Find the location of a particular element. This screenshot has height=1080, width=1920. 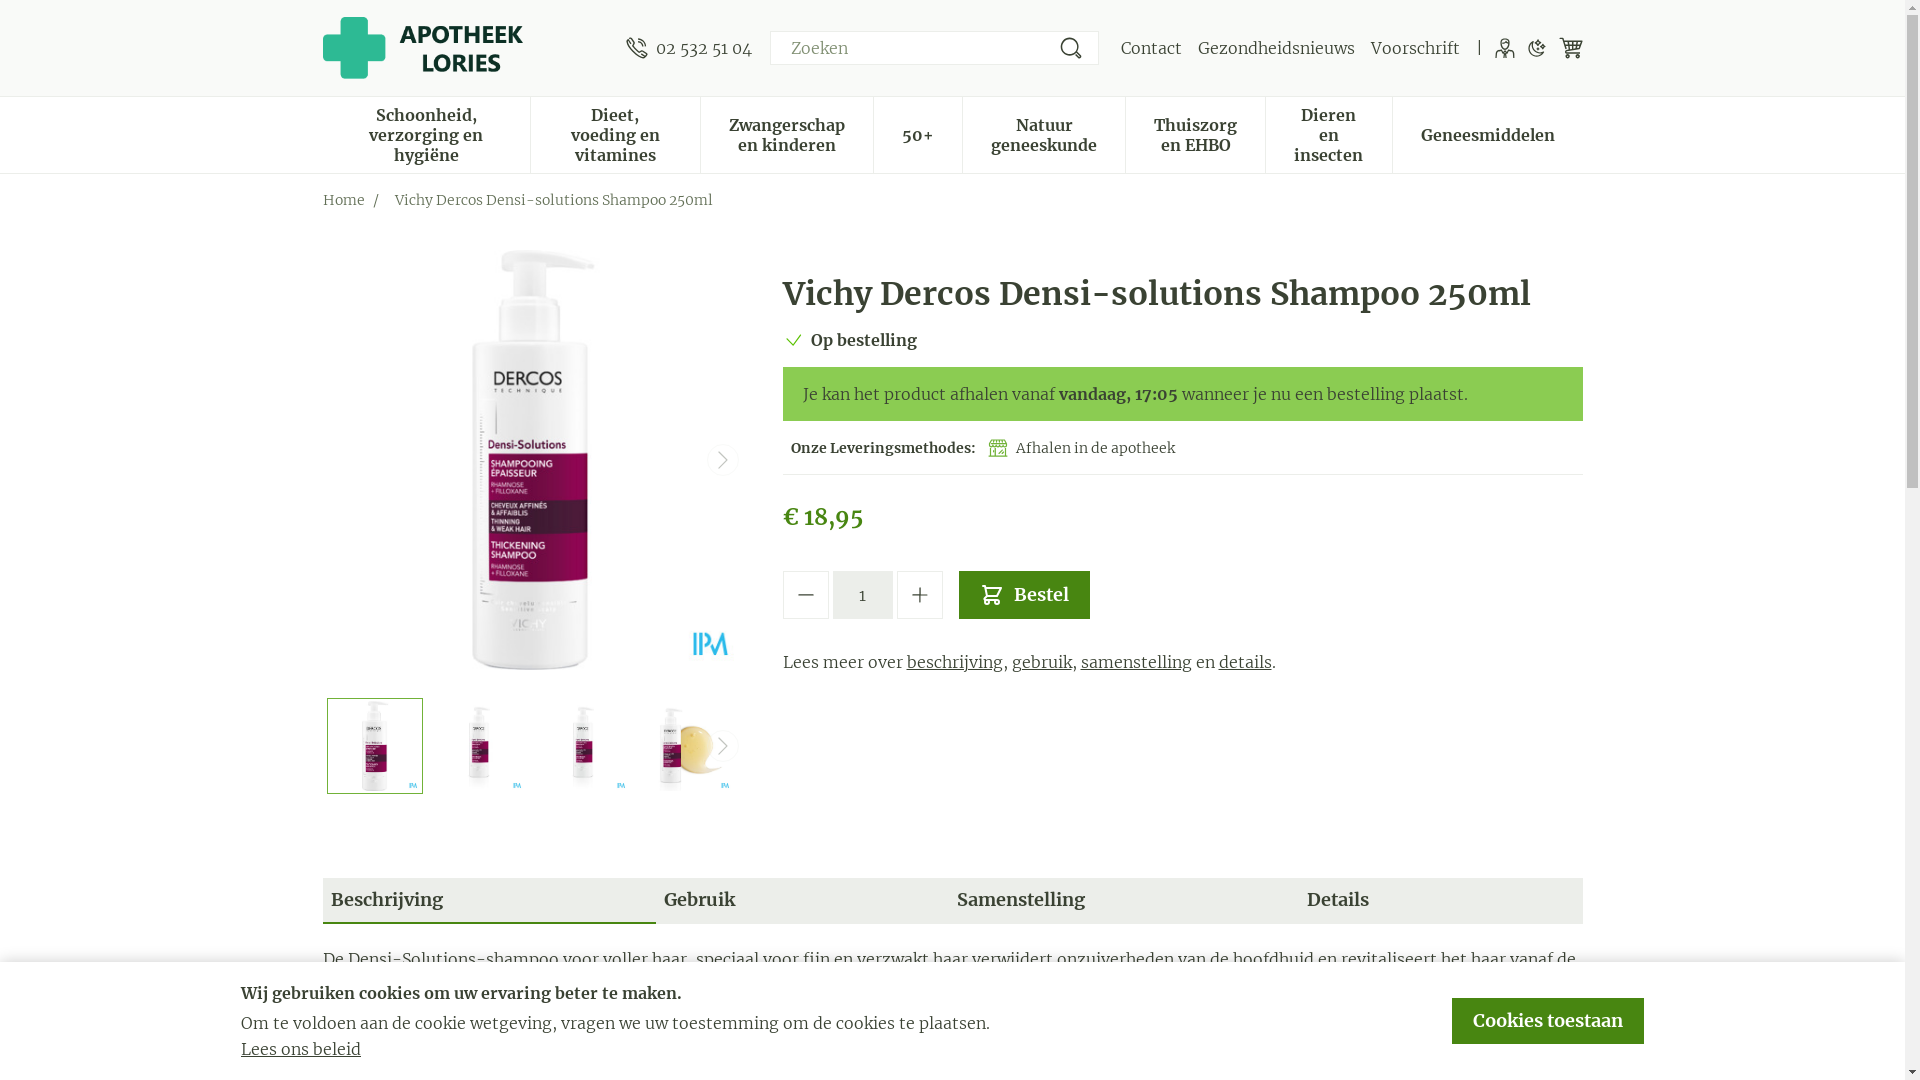

'Dieren en insecten' is located at coordinates (1328, 132).